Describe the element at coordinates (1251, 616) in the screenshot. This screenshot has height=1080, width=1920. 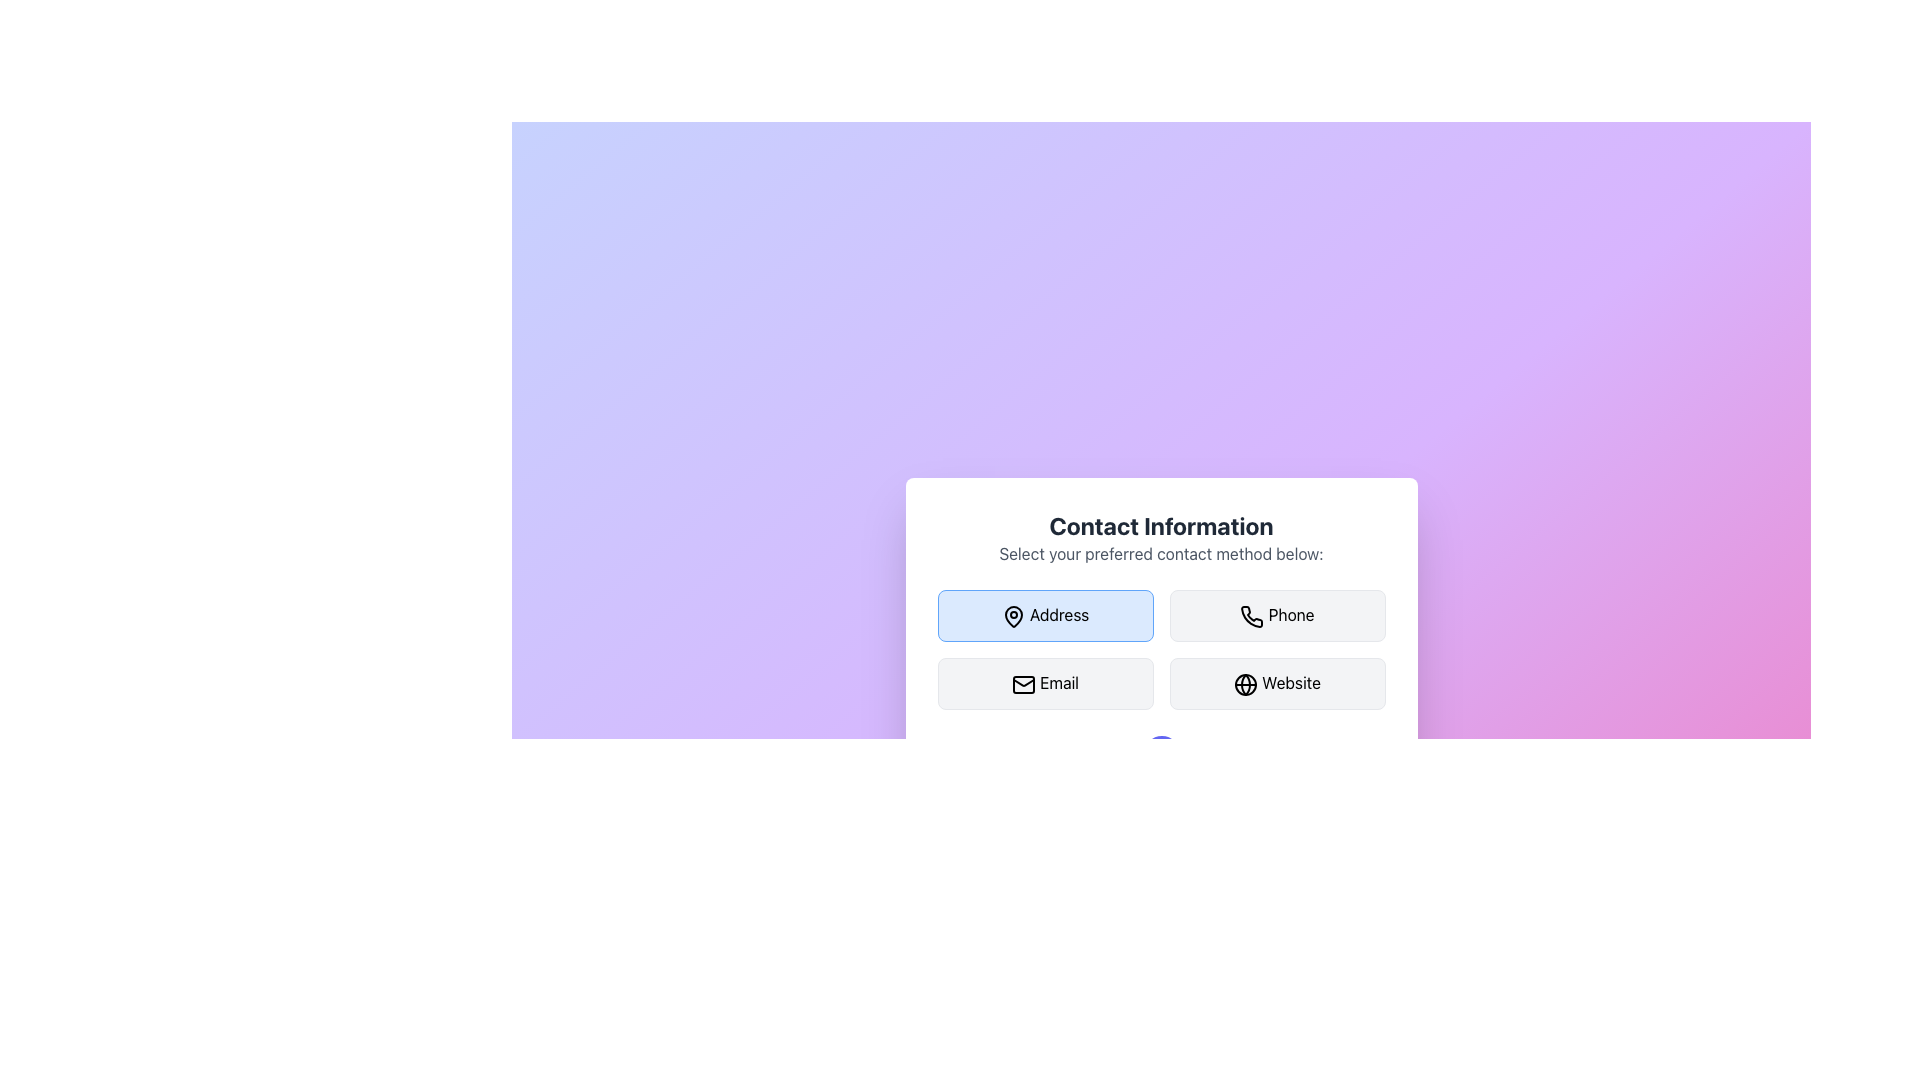
I see `the telephone handset icon located inside the 'Phone' button in the top-right corner of the card layout under 'Contact Information', if the button is interactive` at that location.